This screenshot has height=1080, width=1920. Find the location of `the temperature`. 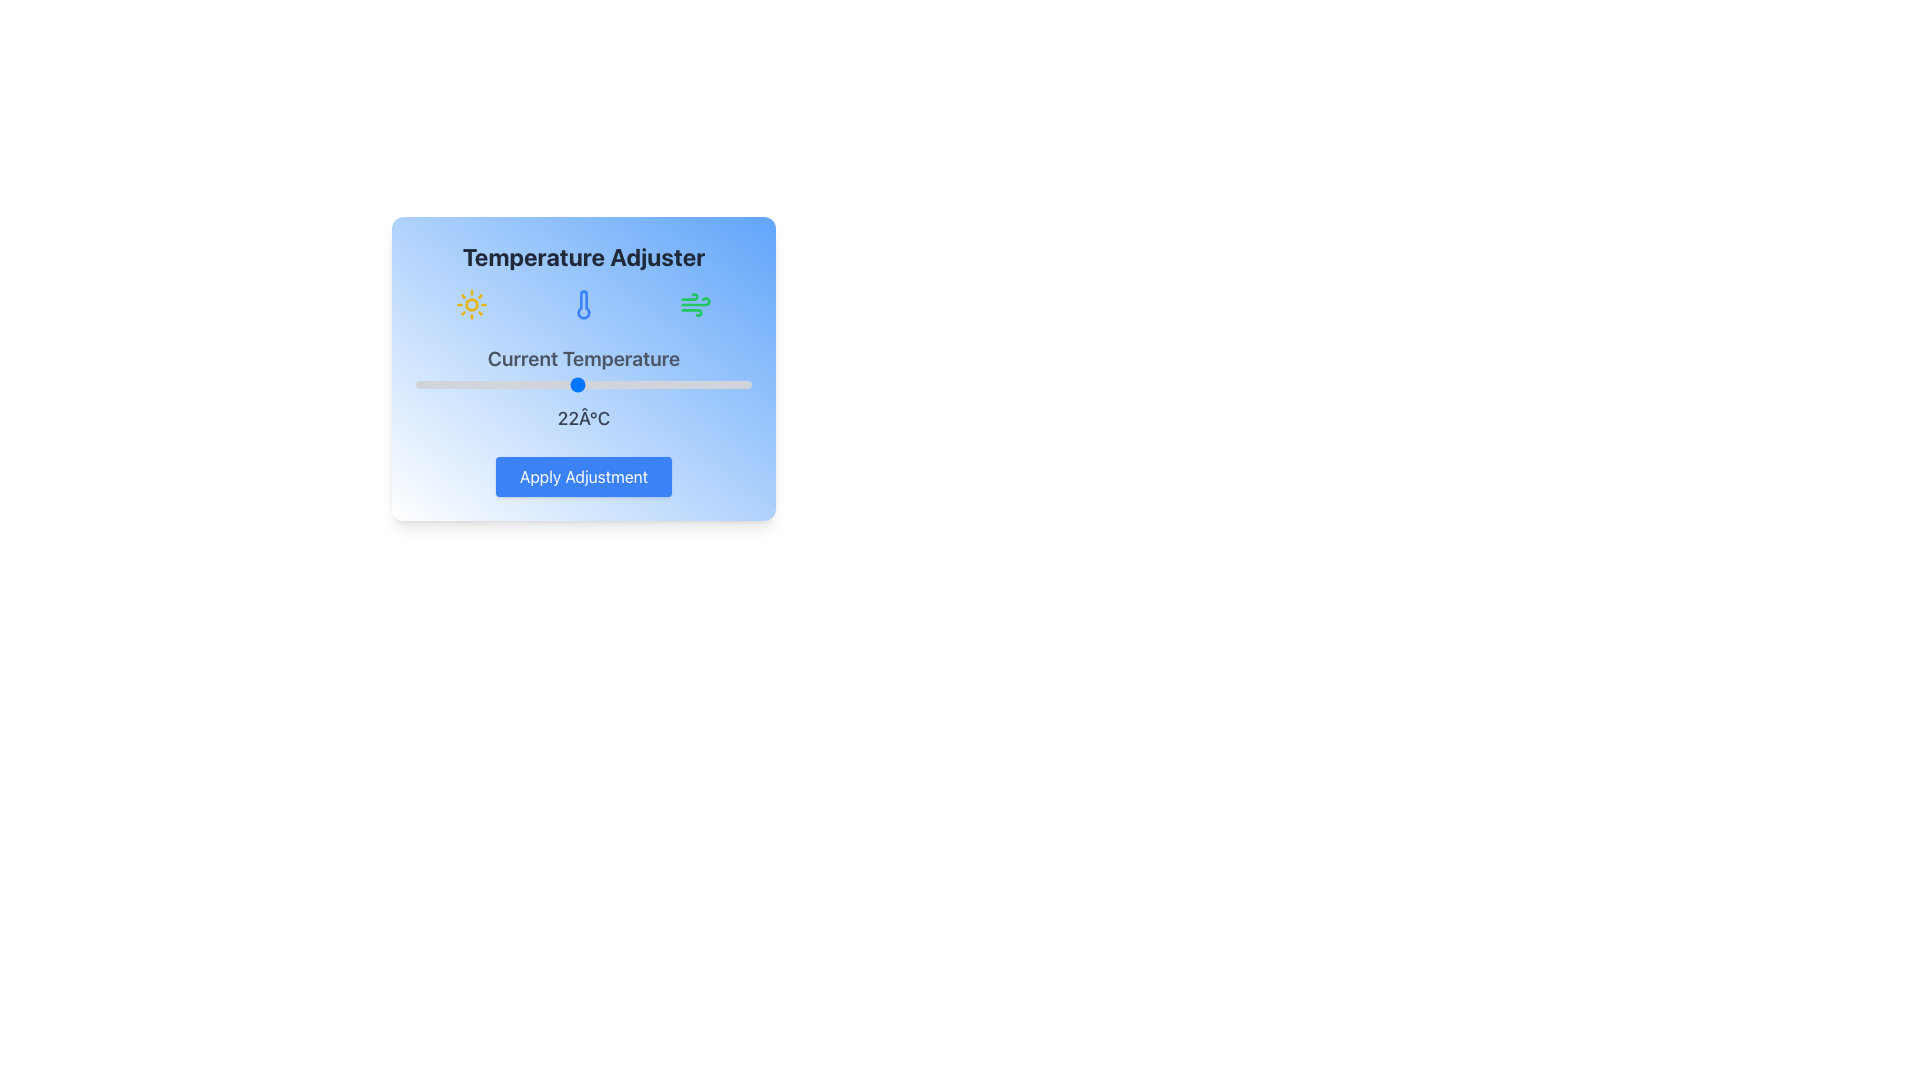

the temperature is located at coordinates (550, 385).